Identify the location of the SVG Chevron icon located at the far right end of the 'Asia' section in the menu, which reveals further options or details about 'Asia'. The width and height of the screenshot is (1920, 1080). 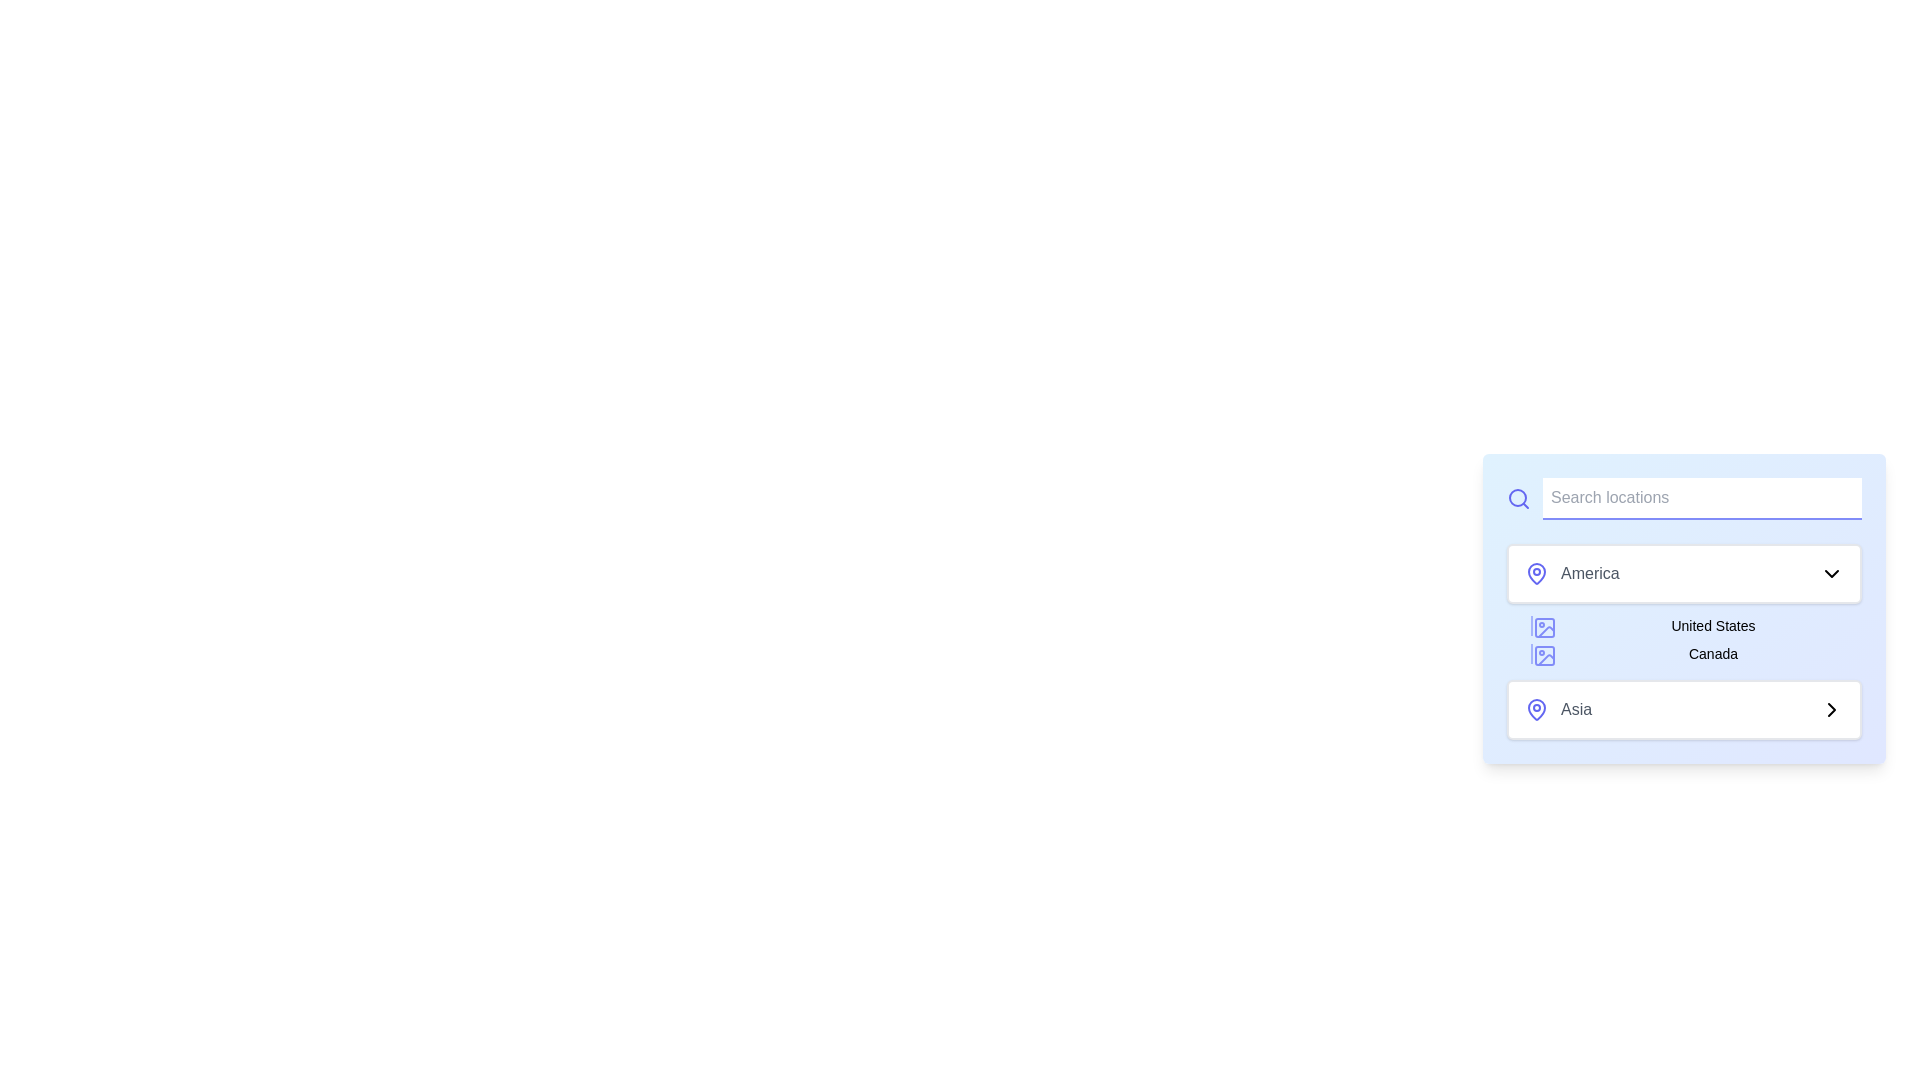
(1832, 708).